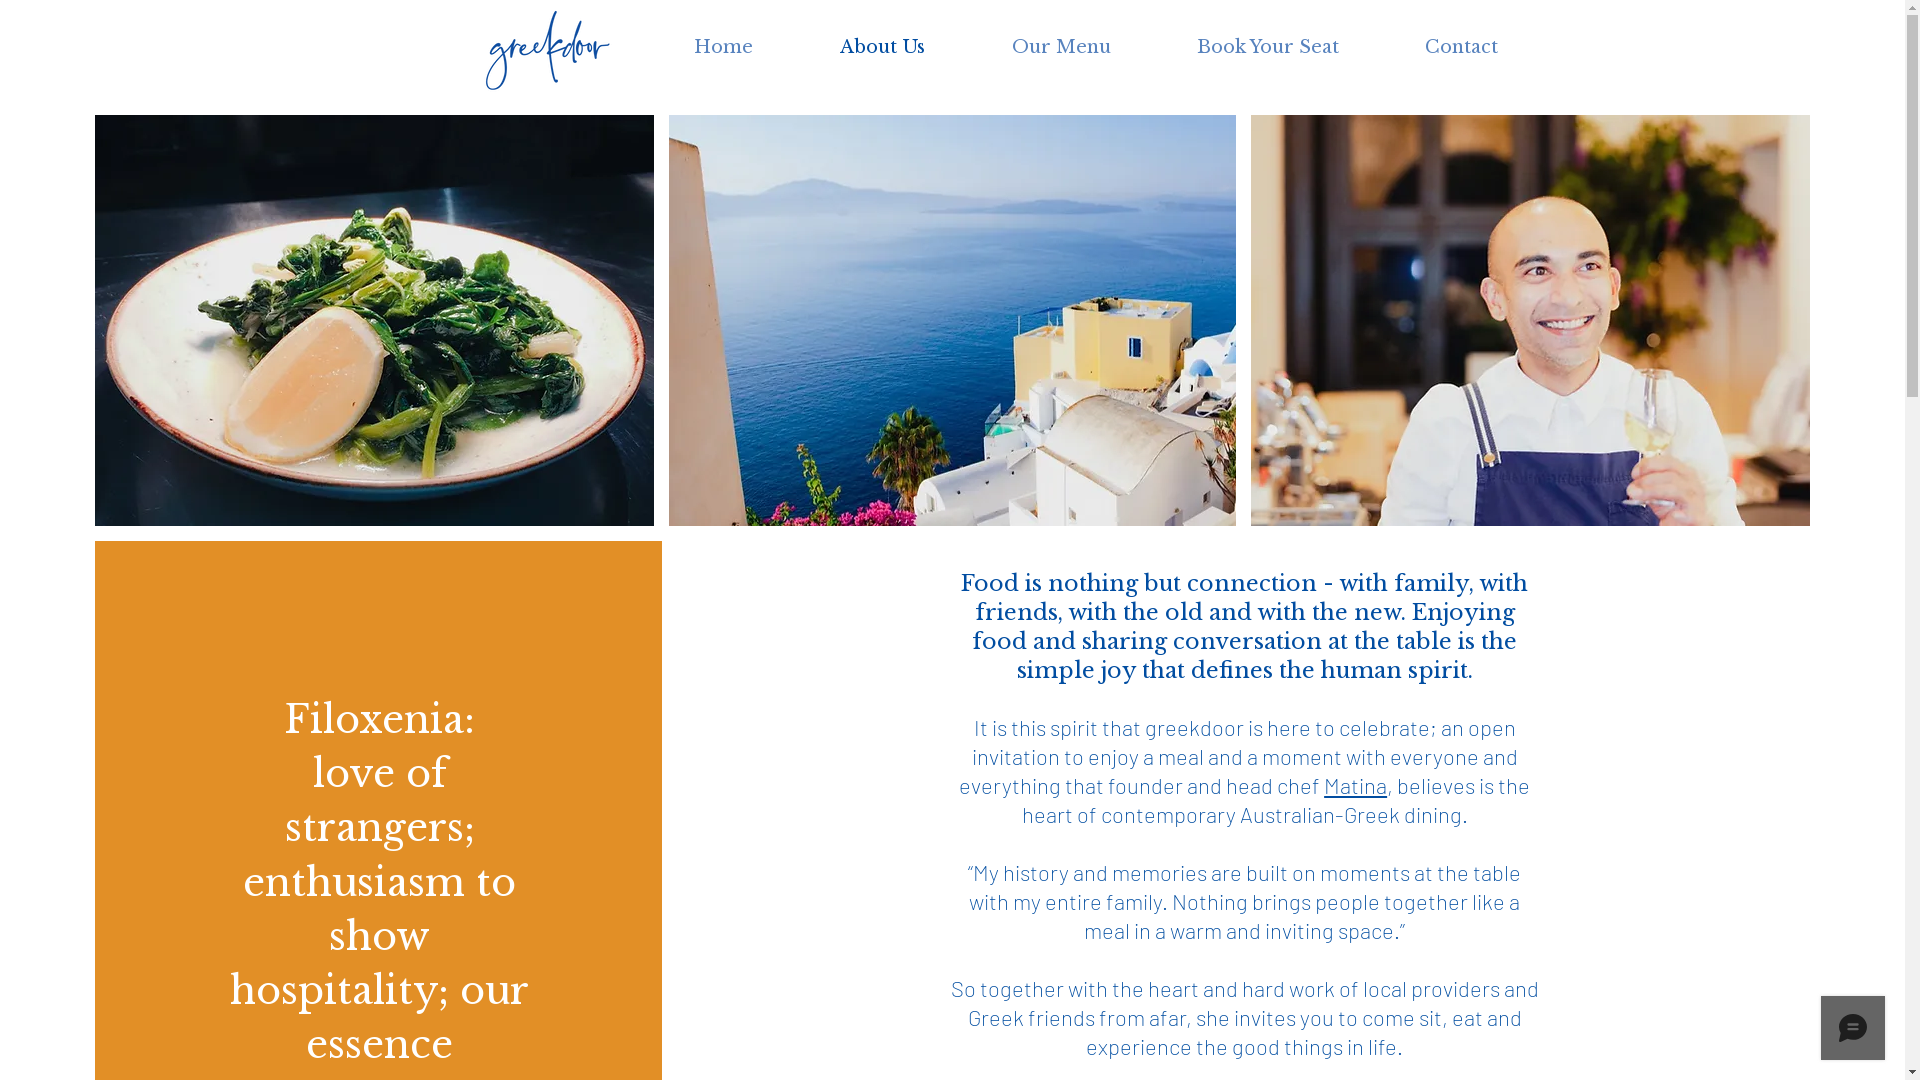 This screenshot has height=1080, width=1920. What do you see at coordinates (1266, 46) in the screenshot?
I see `'Book Your Seat'` at bounding box center [1266, 46].